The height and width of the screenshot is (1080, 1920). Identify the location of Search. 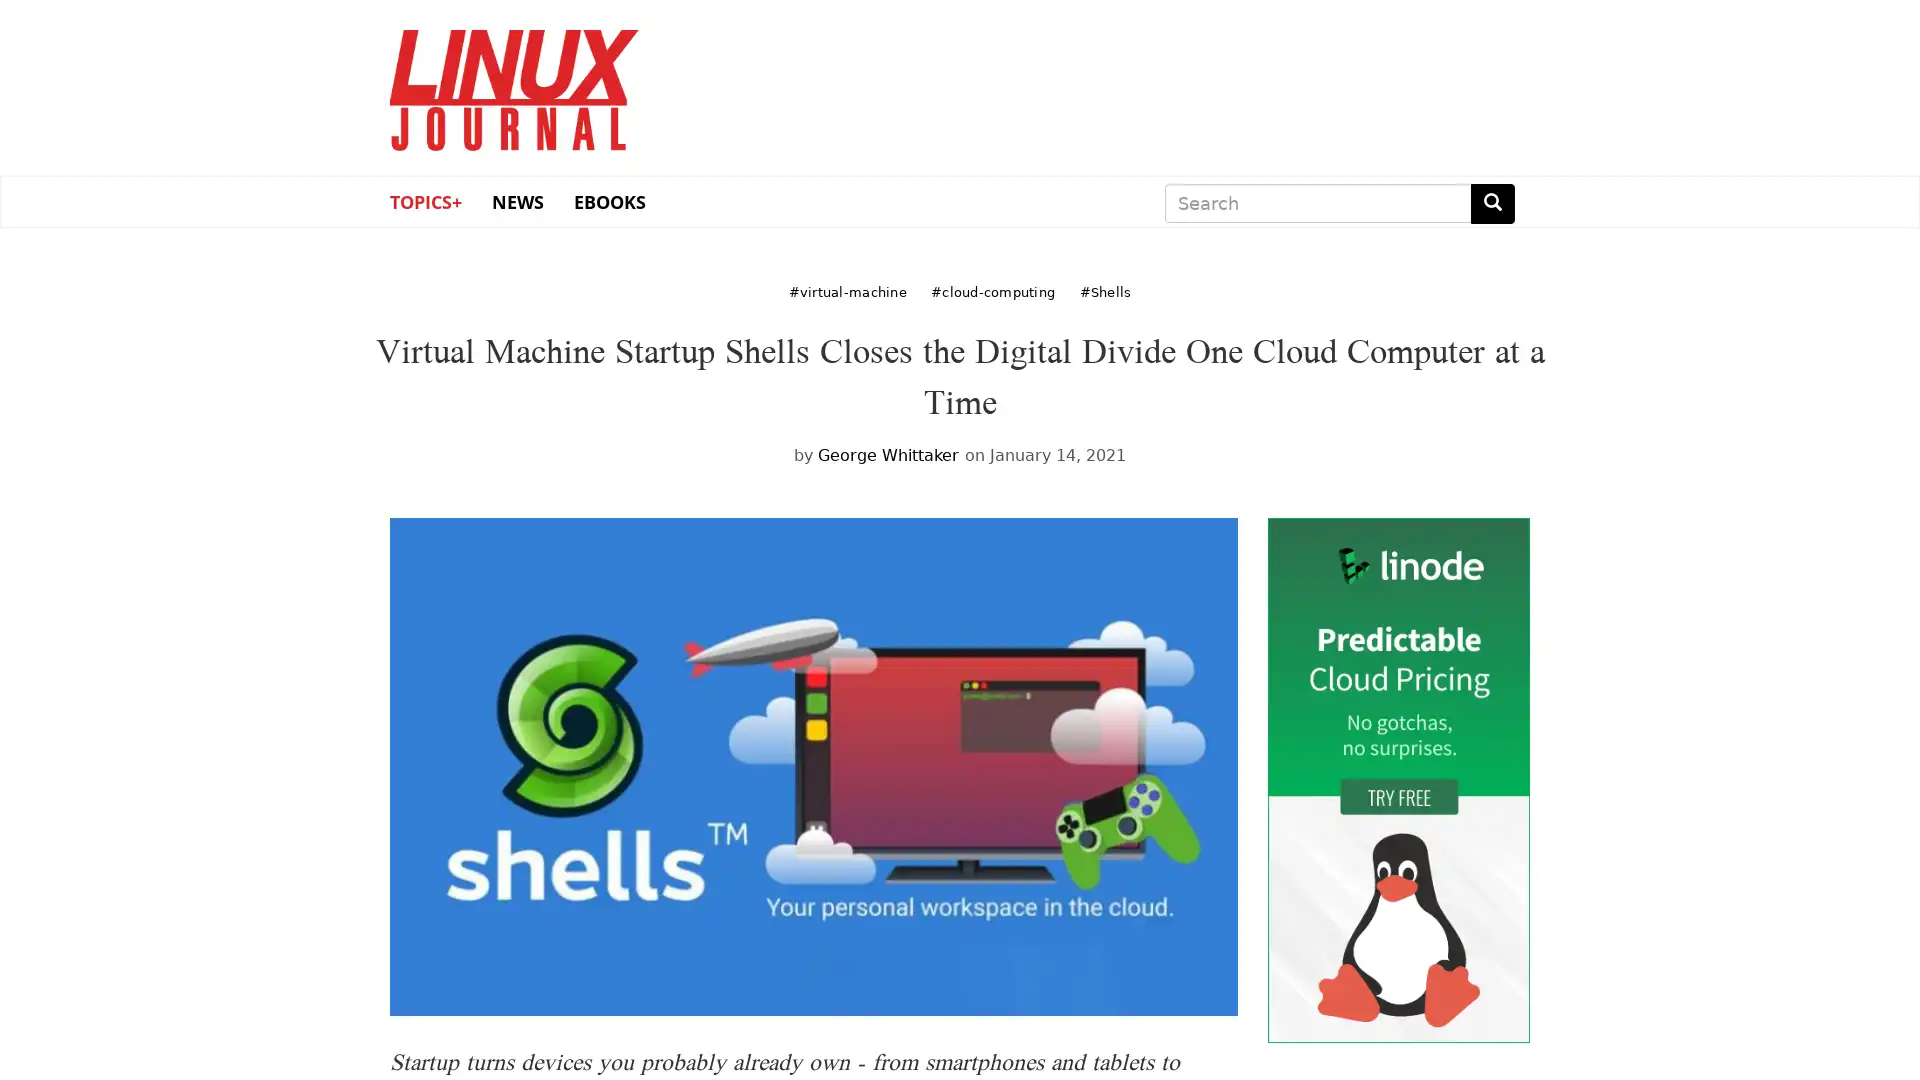
(1492, 203).